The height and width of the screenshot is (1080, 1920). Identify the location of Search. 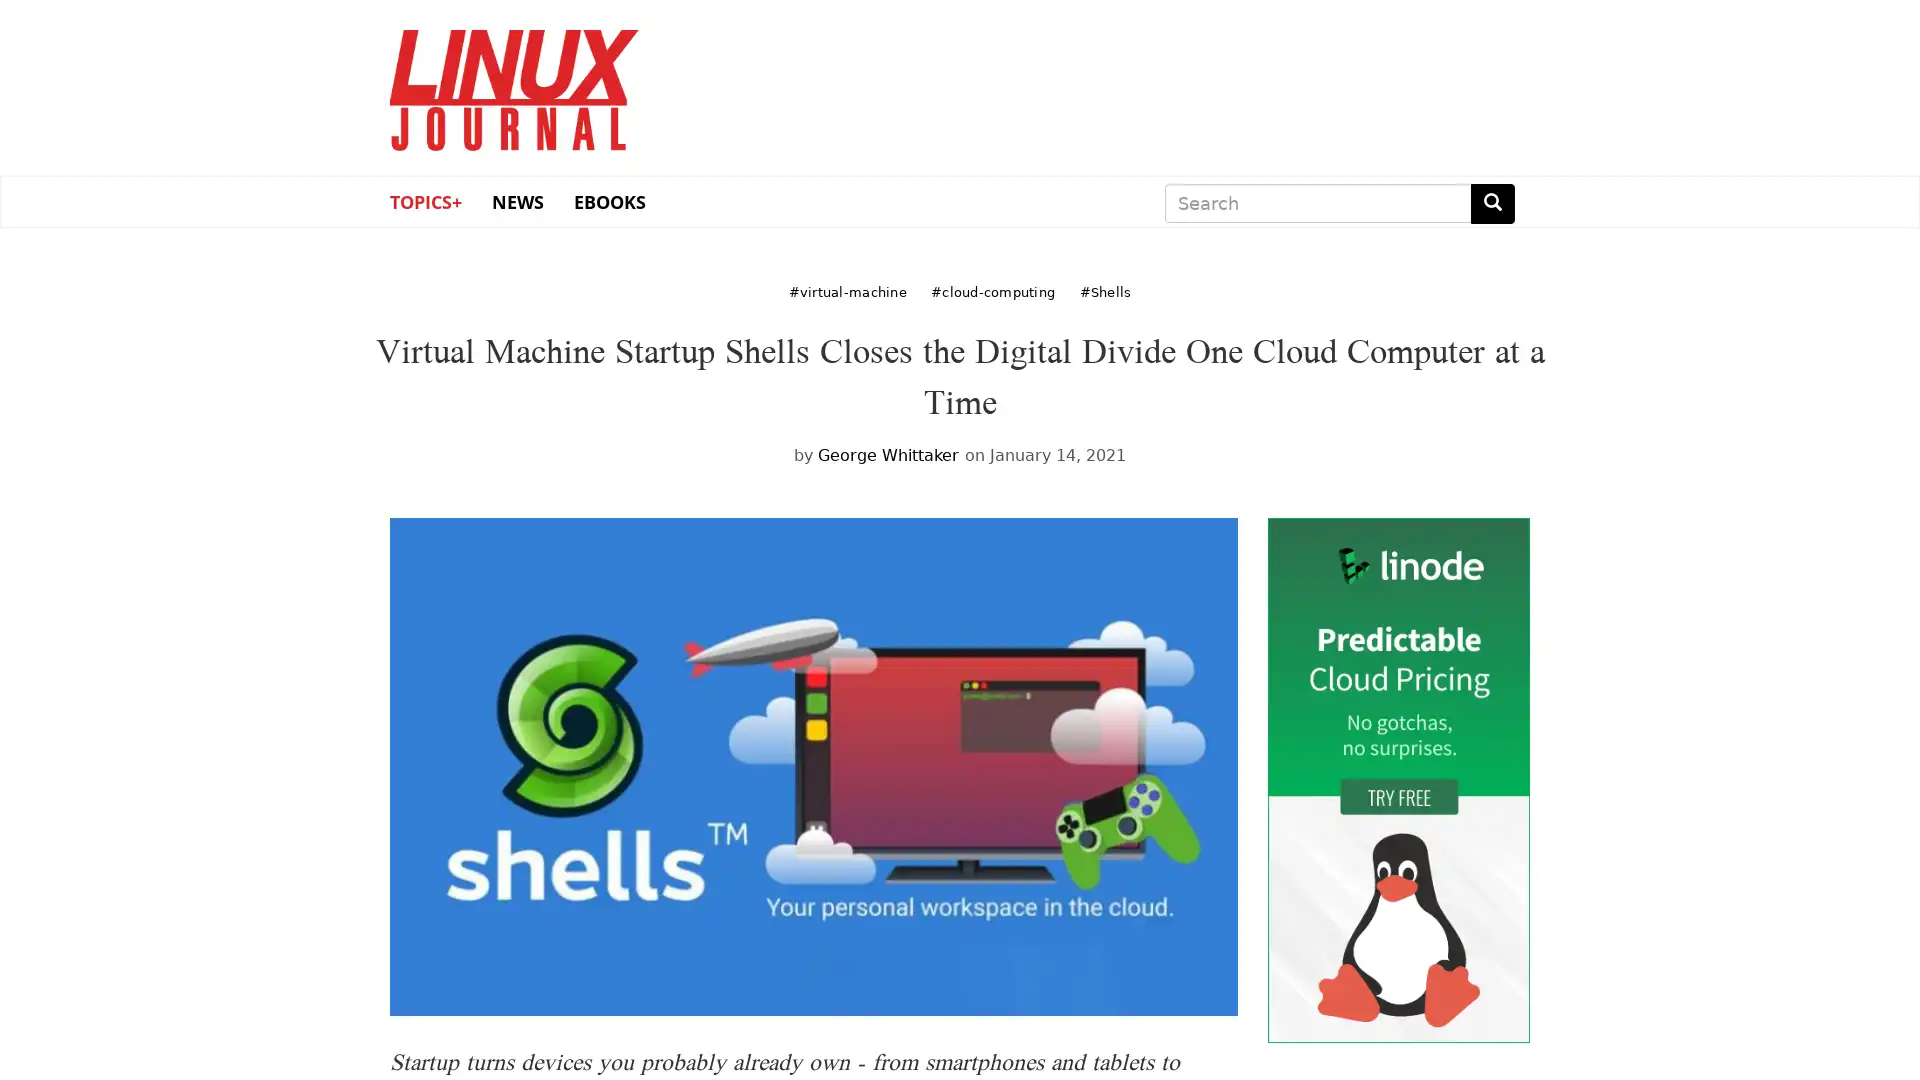
(1492, 203).